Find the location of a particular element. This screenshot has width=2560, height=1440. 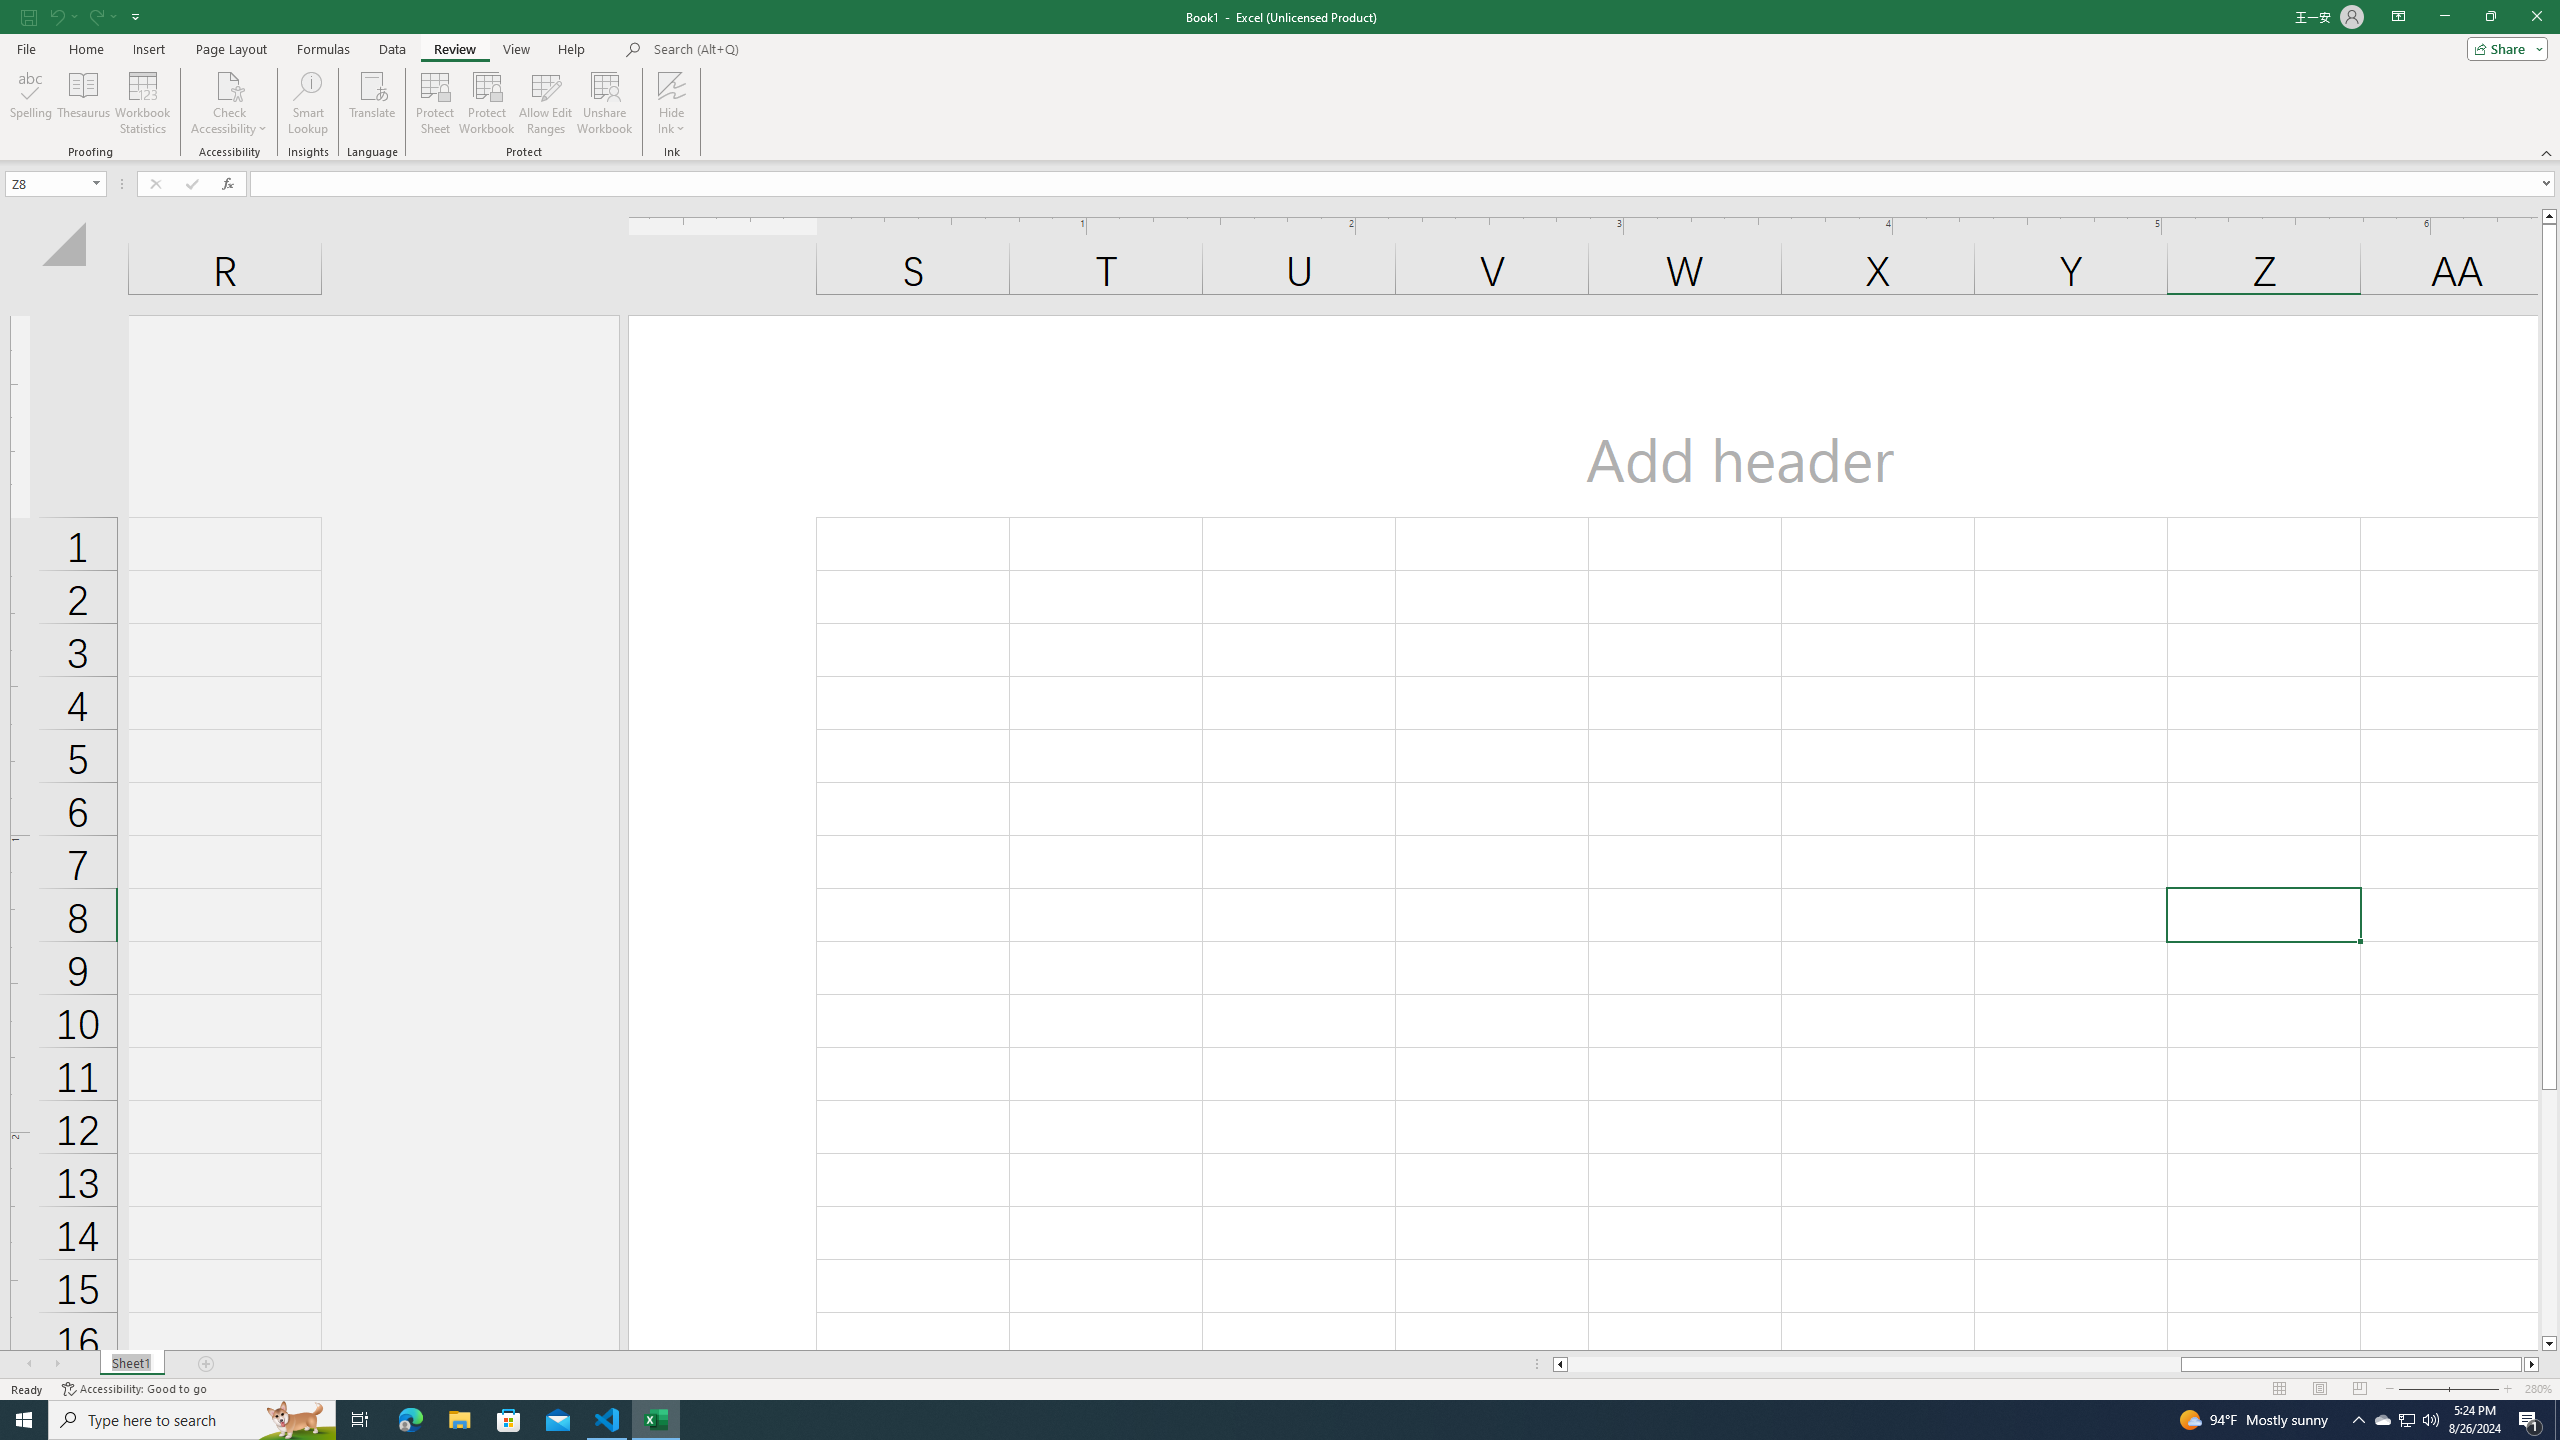

'Allow Edit Ranges' is located at coordinates (546, 103).